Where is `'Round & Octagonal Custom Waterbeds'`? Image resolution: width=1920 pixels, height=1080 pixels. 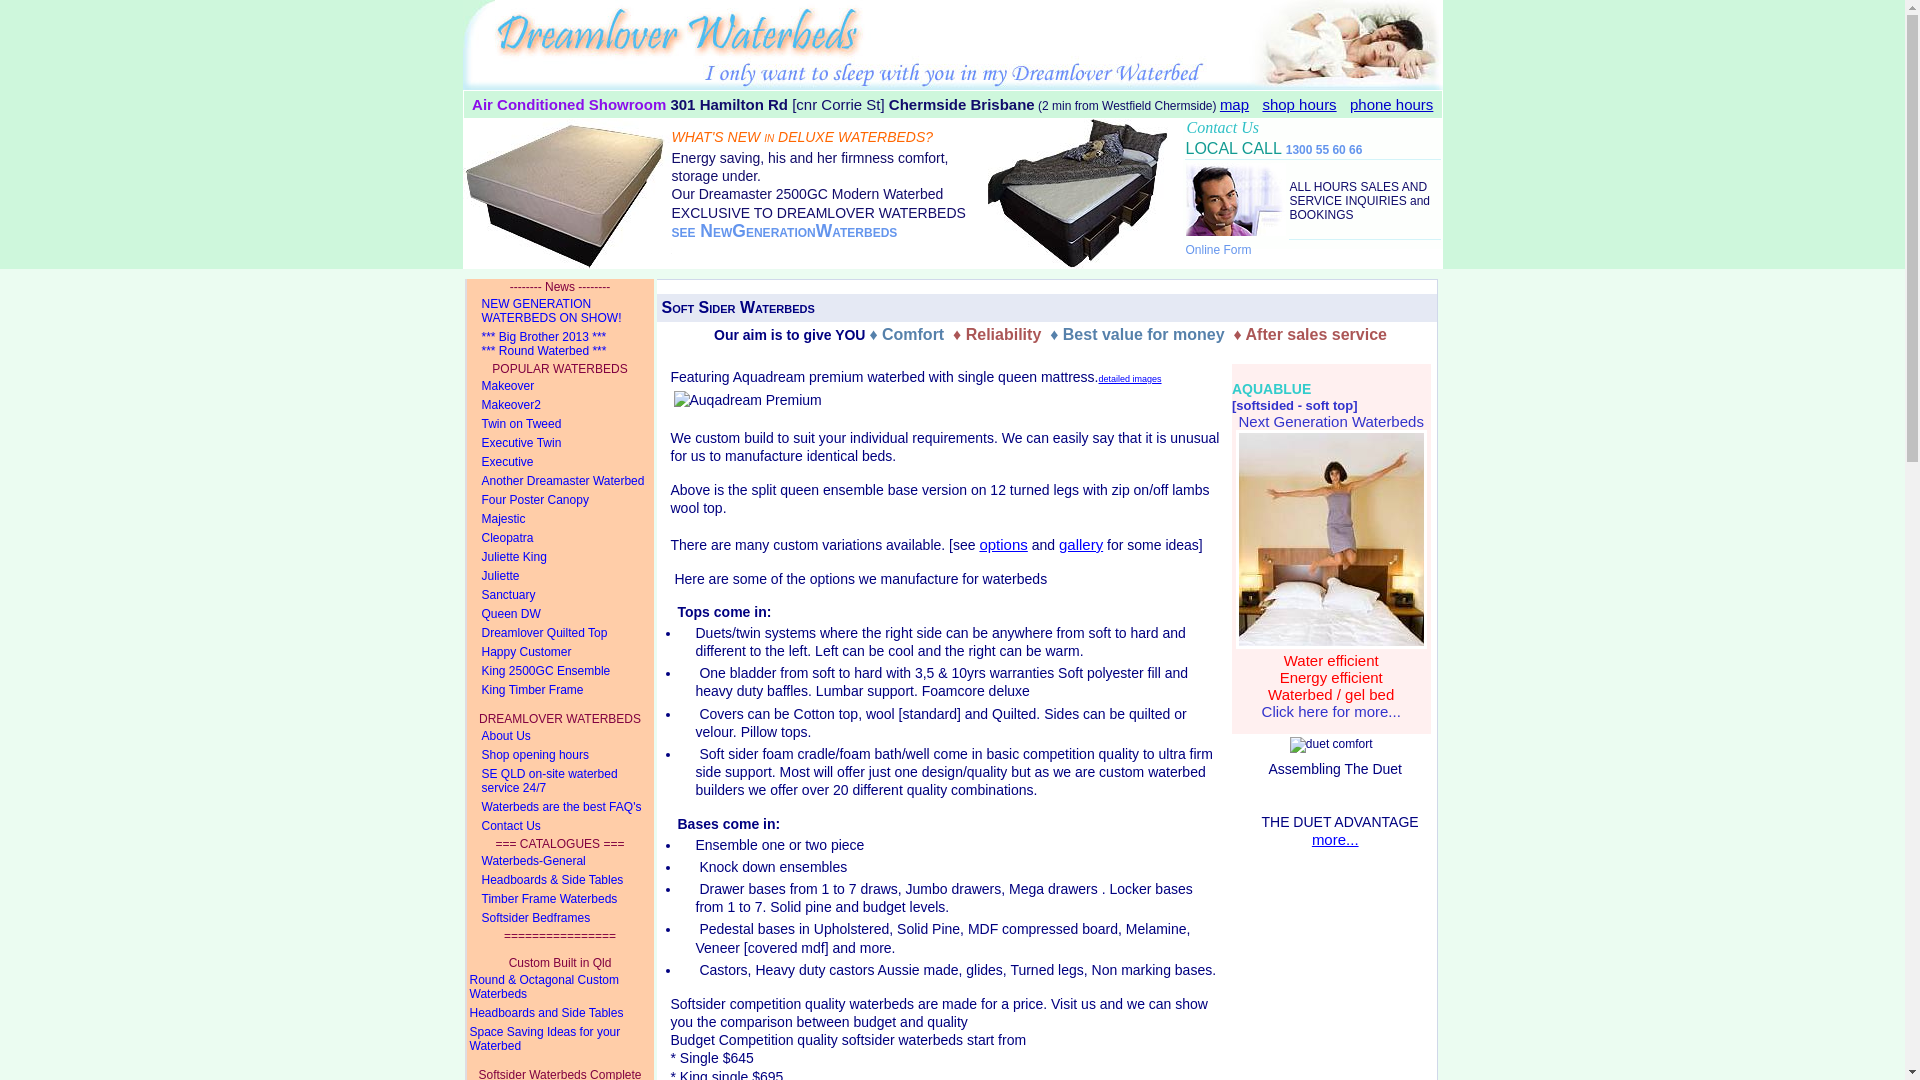 'Round & Octagonal Custom Waterbeds' is located at coordinates (559, 986).